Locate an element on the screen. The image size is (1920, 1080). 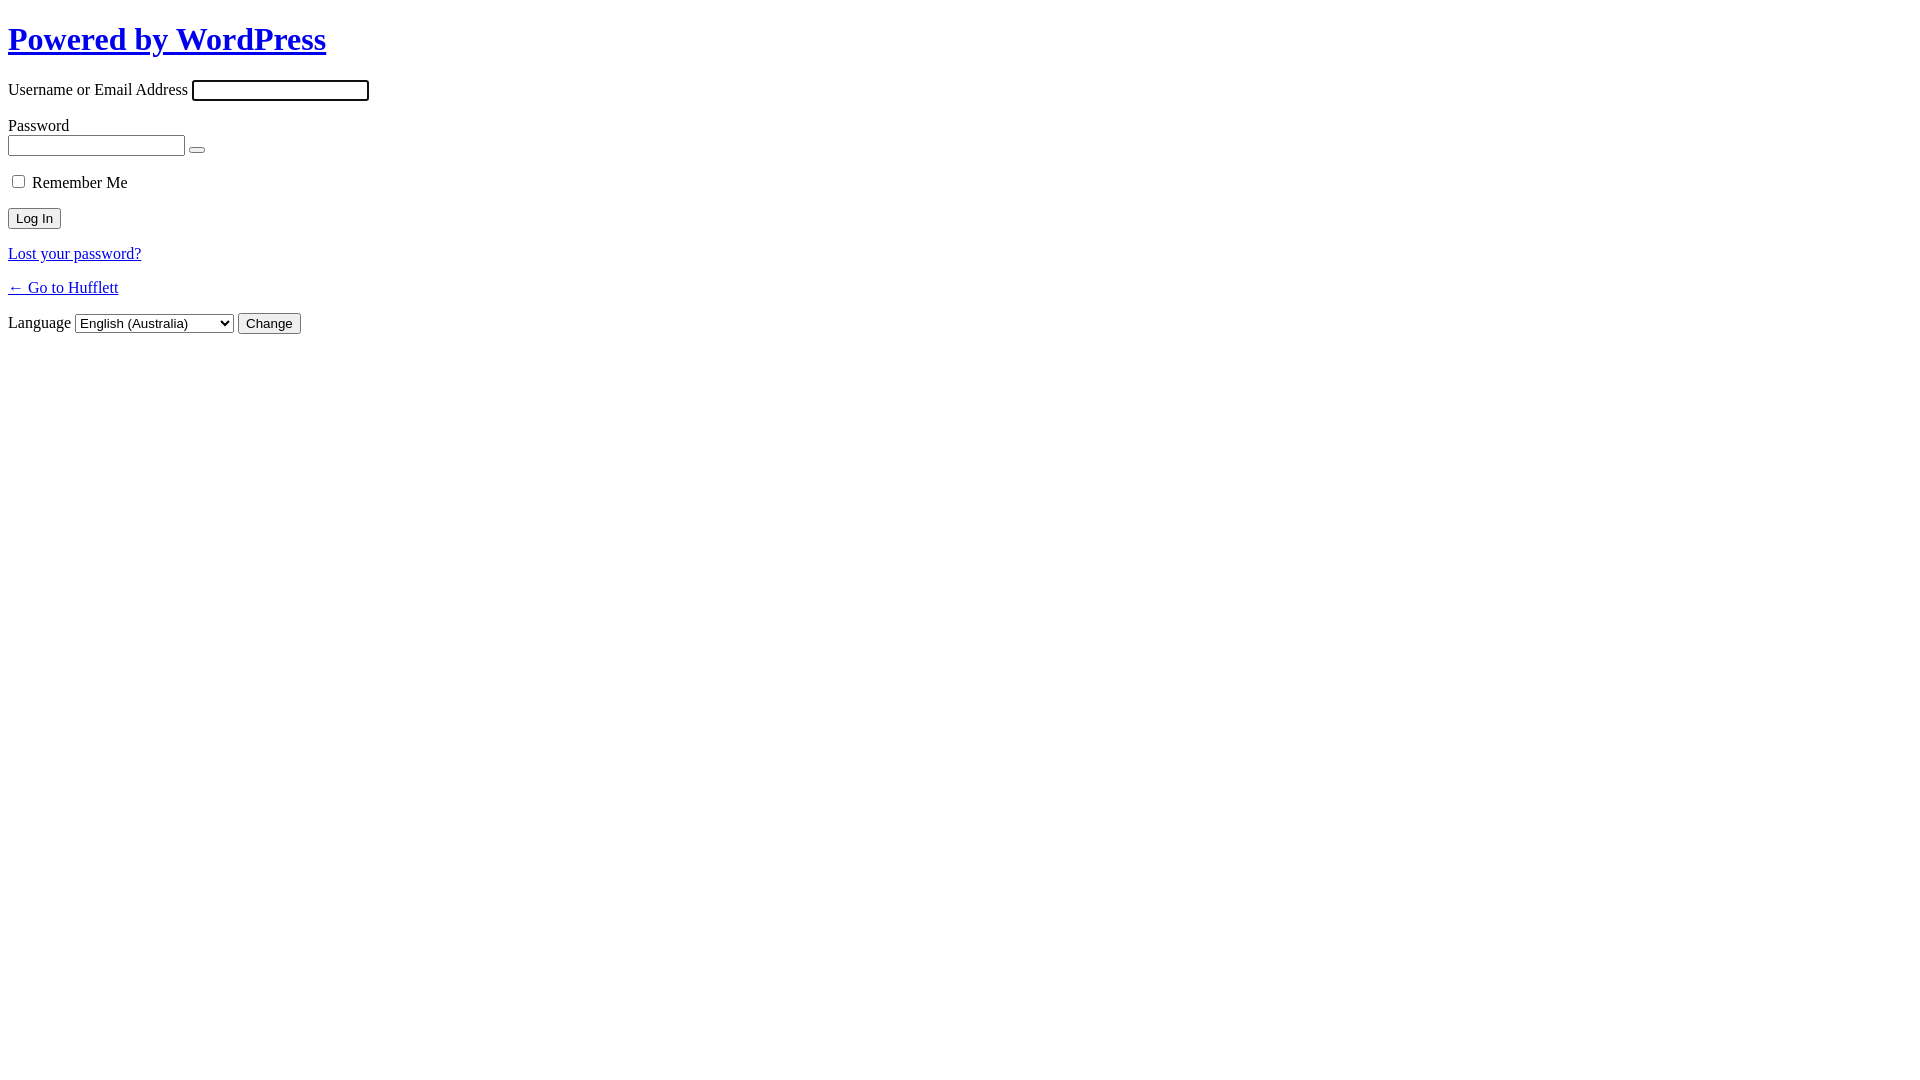
'Change' is located at coordinates (268, 322).